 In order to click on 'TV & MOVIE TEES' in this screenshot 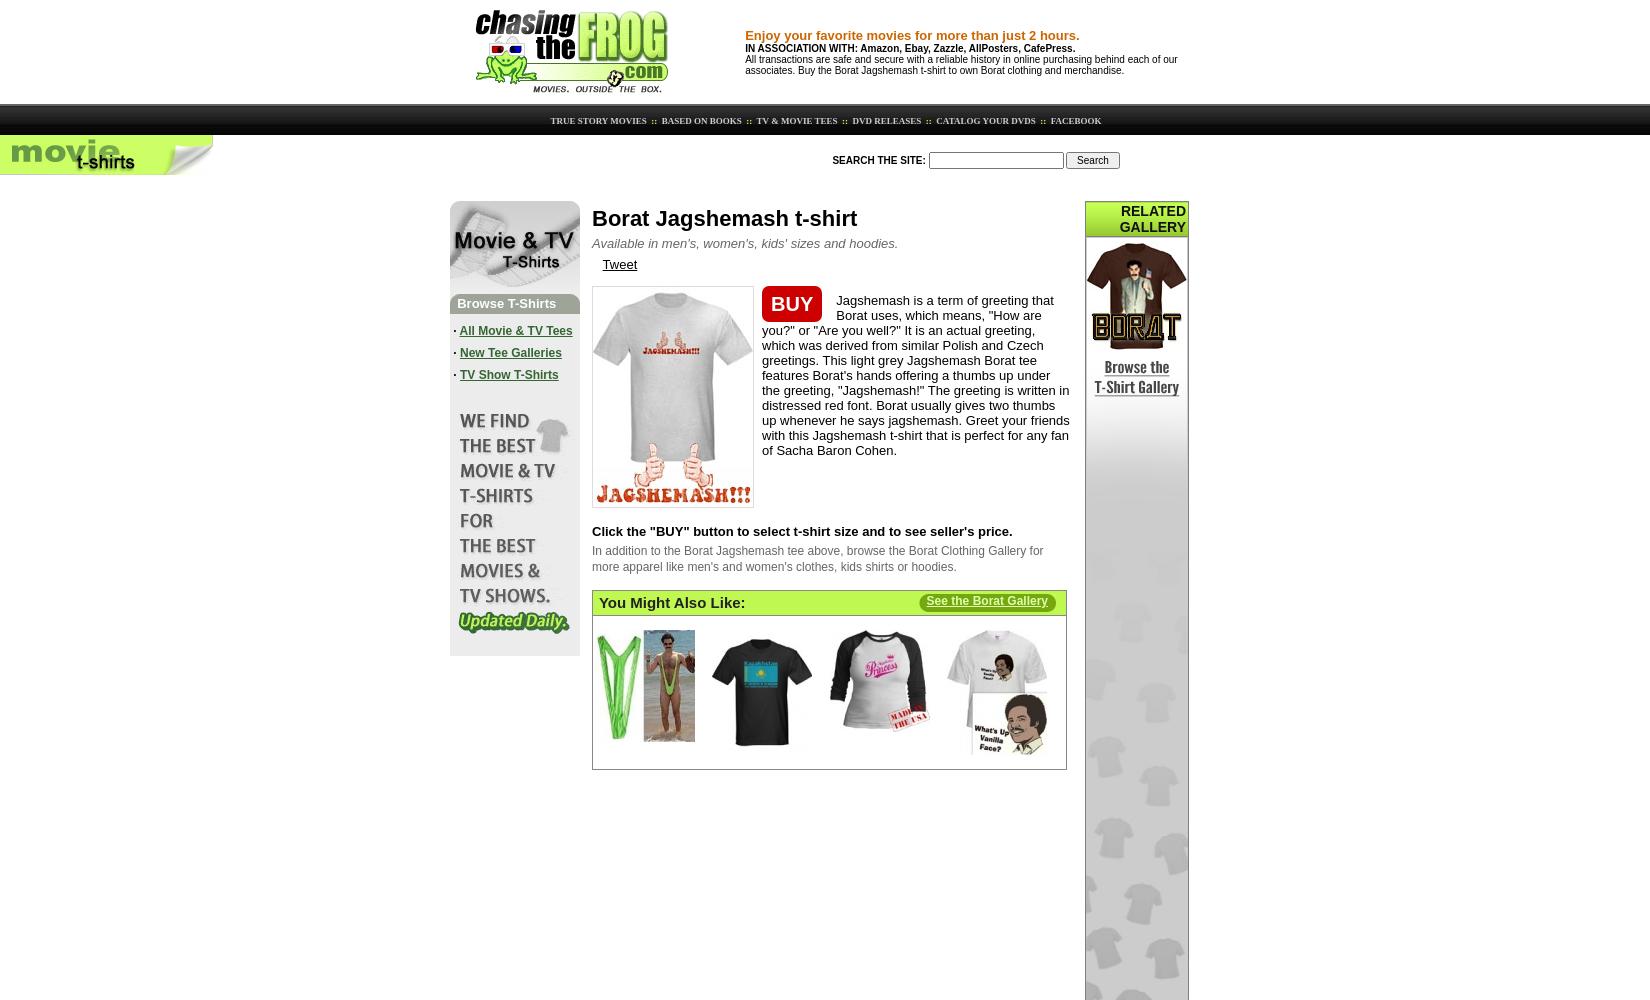, I will do `click(794, 119)`.